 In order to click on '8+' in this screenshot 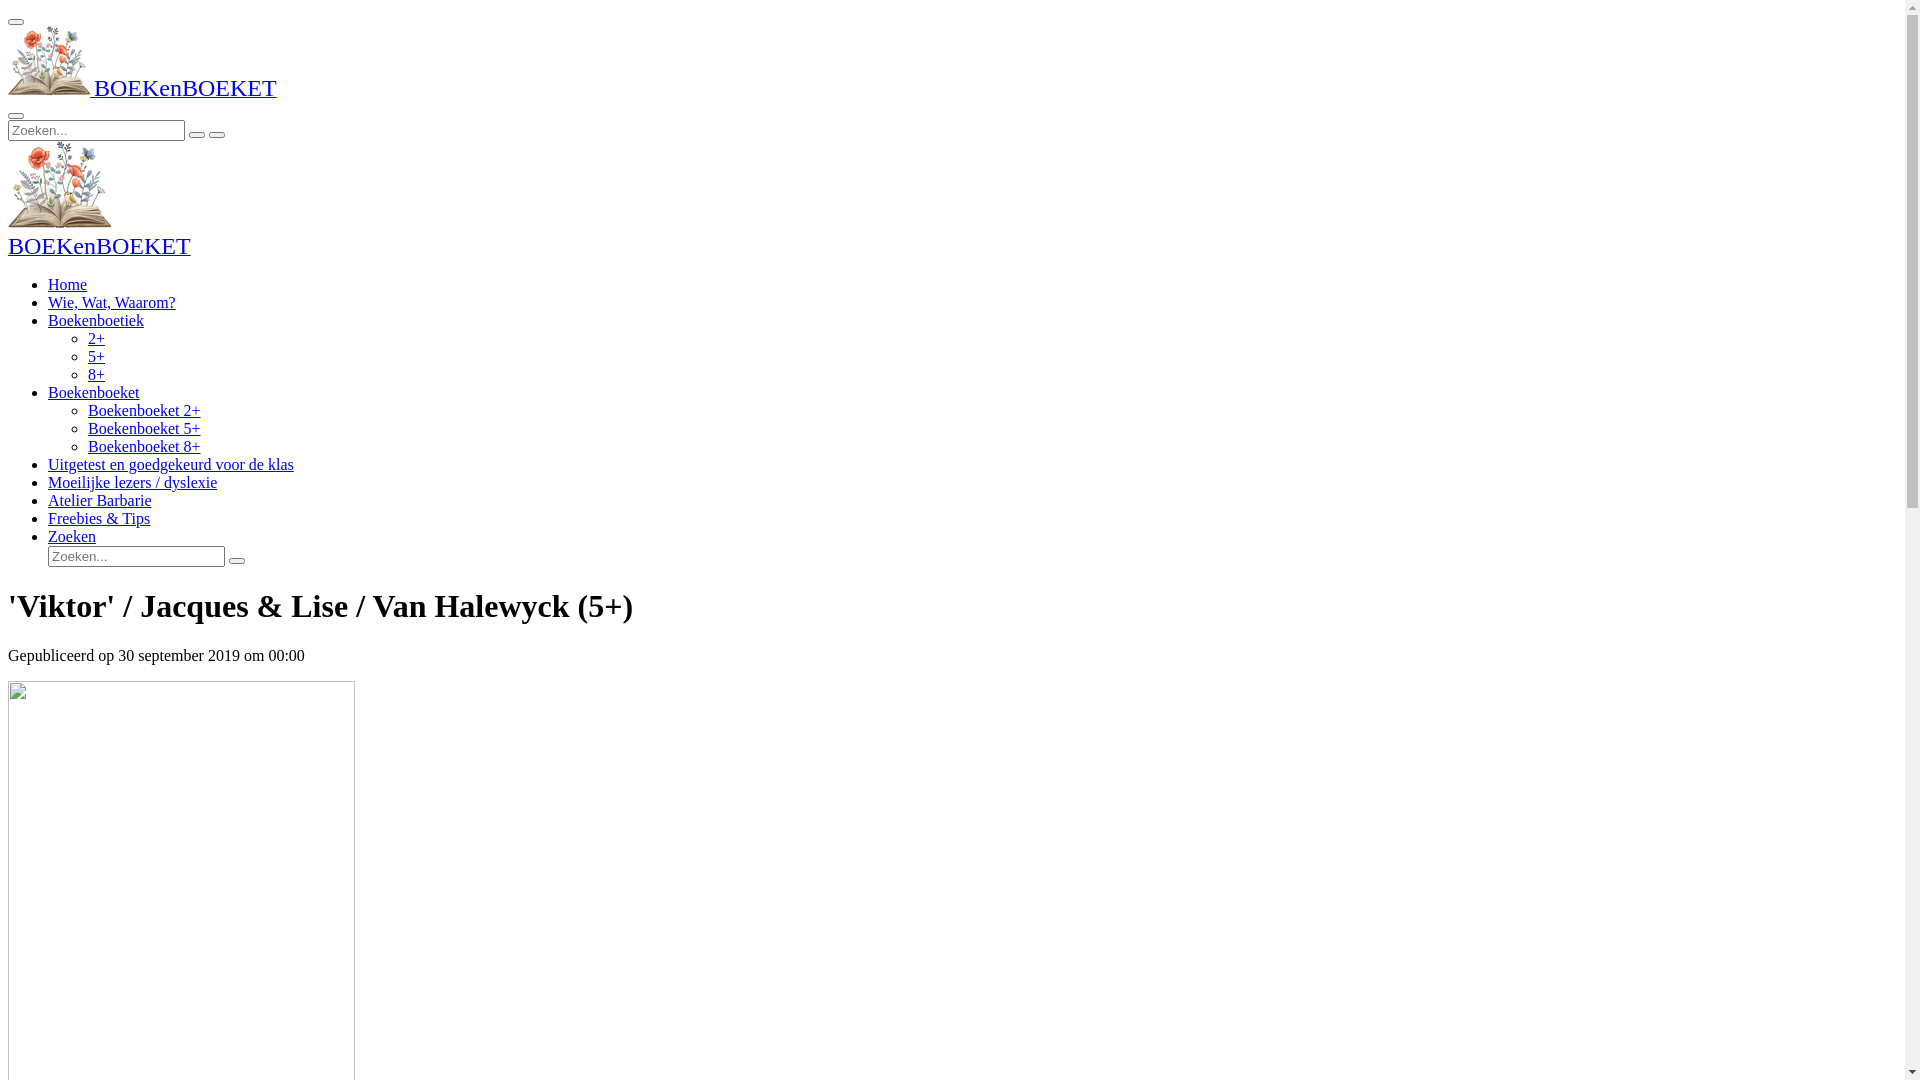, I will do `click(95, 374)`.